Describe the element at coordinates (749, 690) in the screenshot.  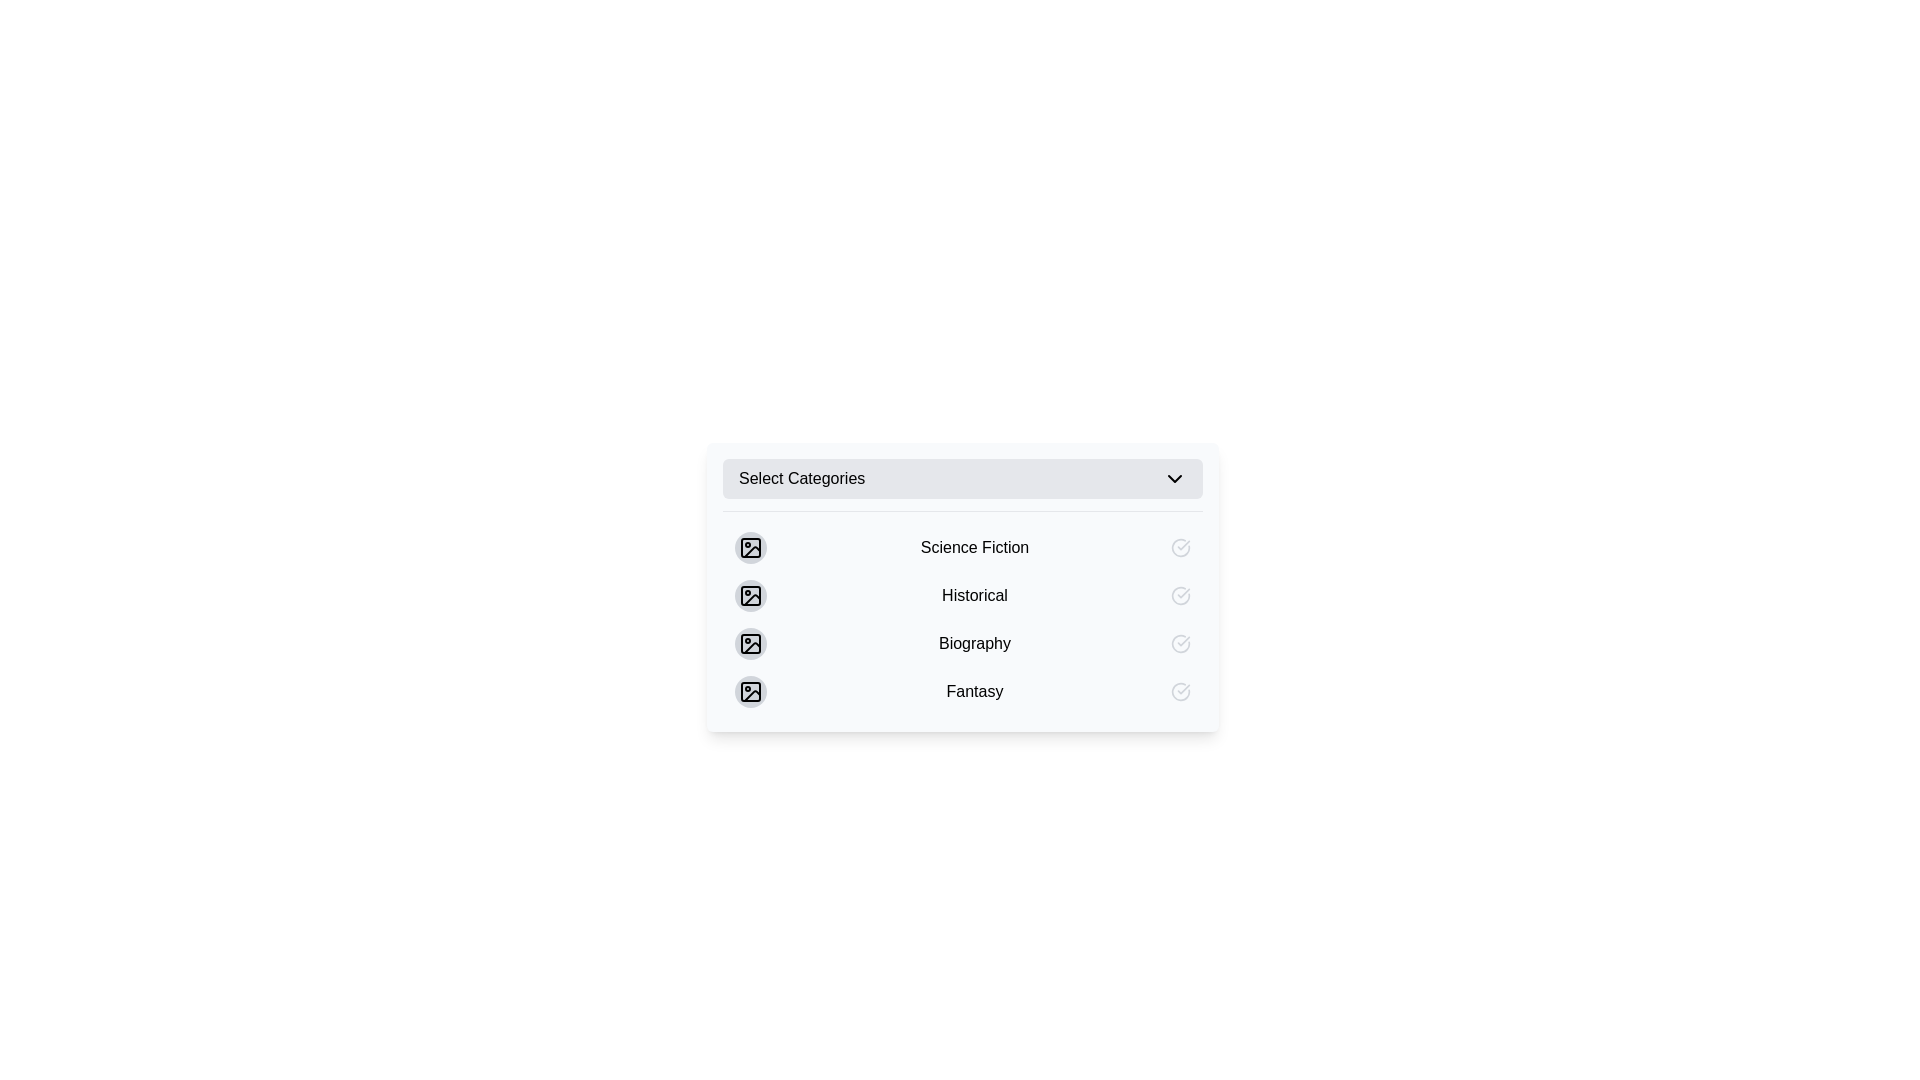
I see `the photo frame icon with a sun and mountain symbol, which is the last` at that location.